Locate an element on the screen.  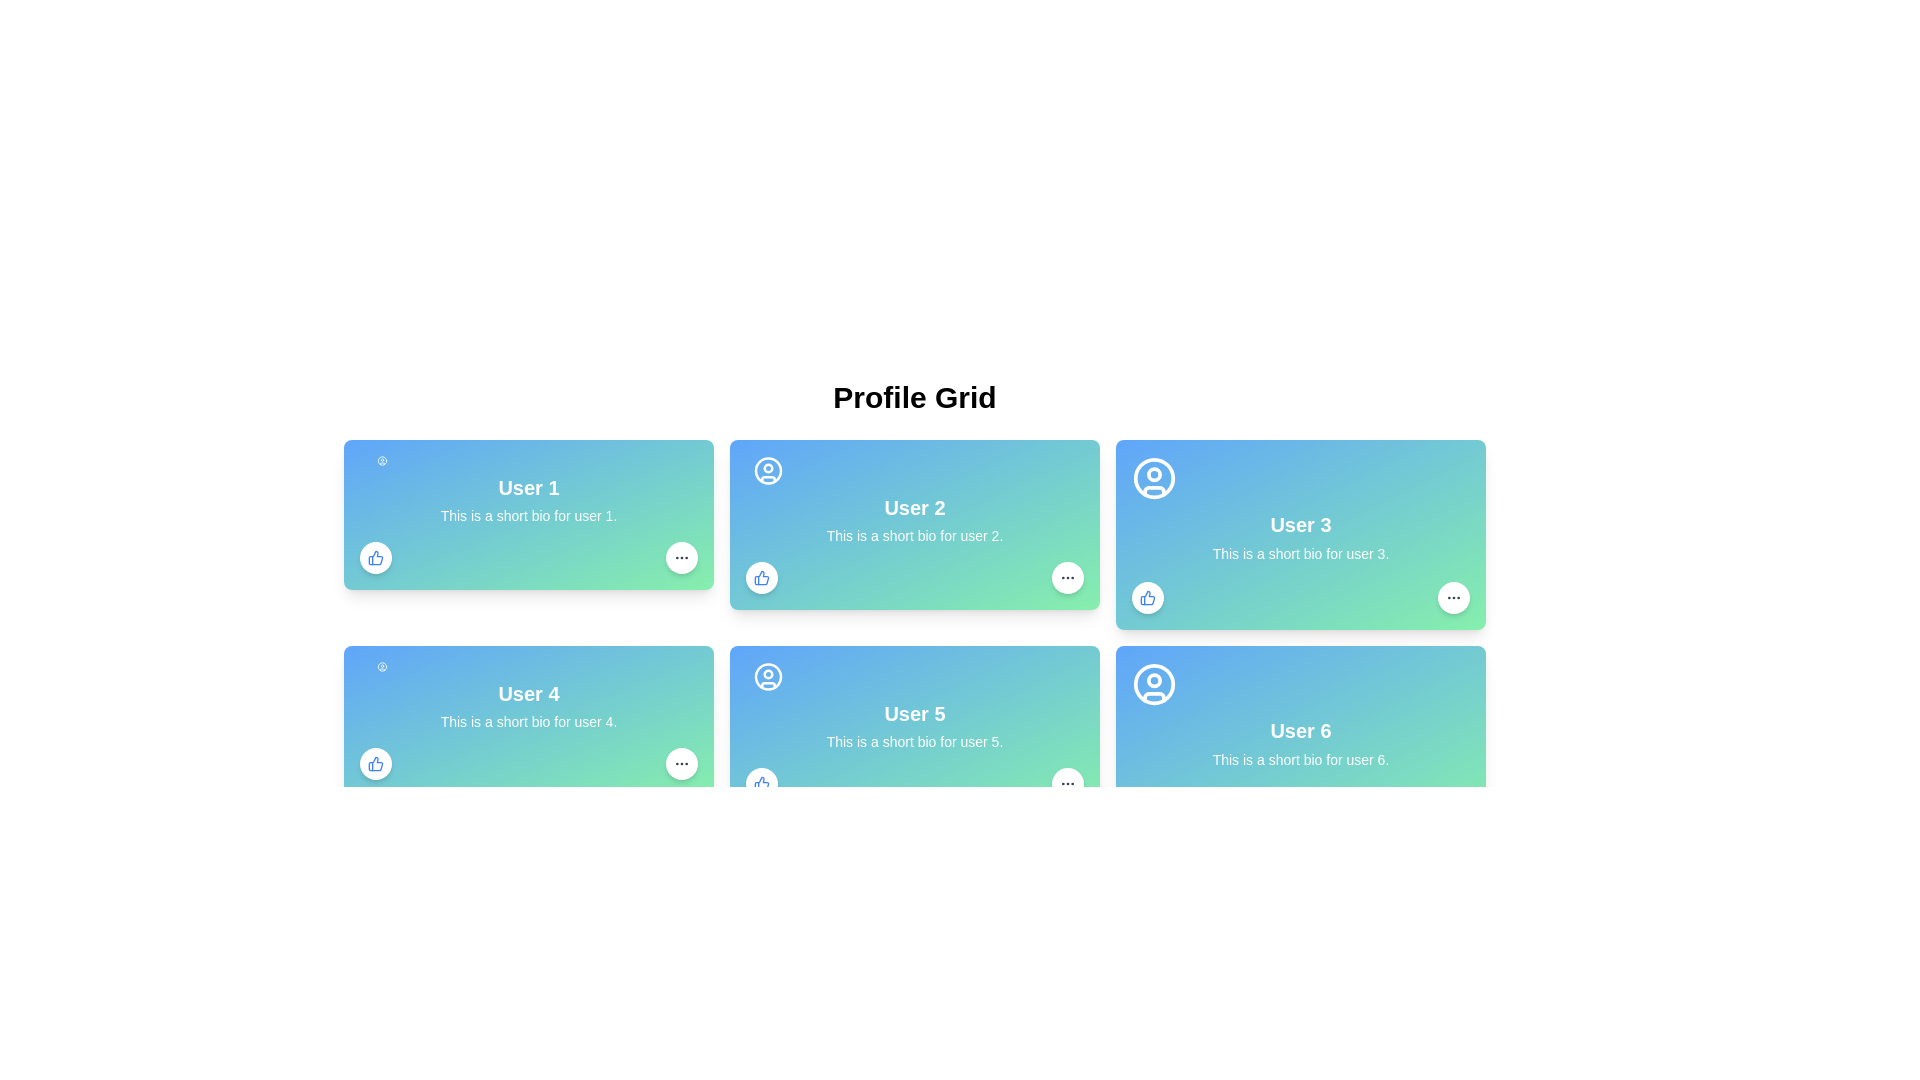
text displayed in the Text label that says 'This is a short bio for user 2.', which is located below the title 'User 2' in the middle card of user profiles is located at coordinates (914, 535).